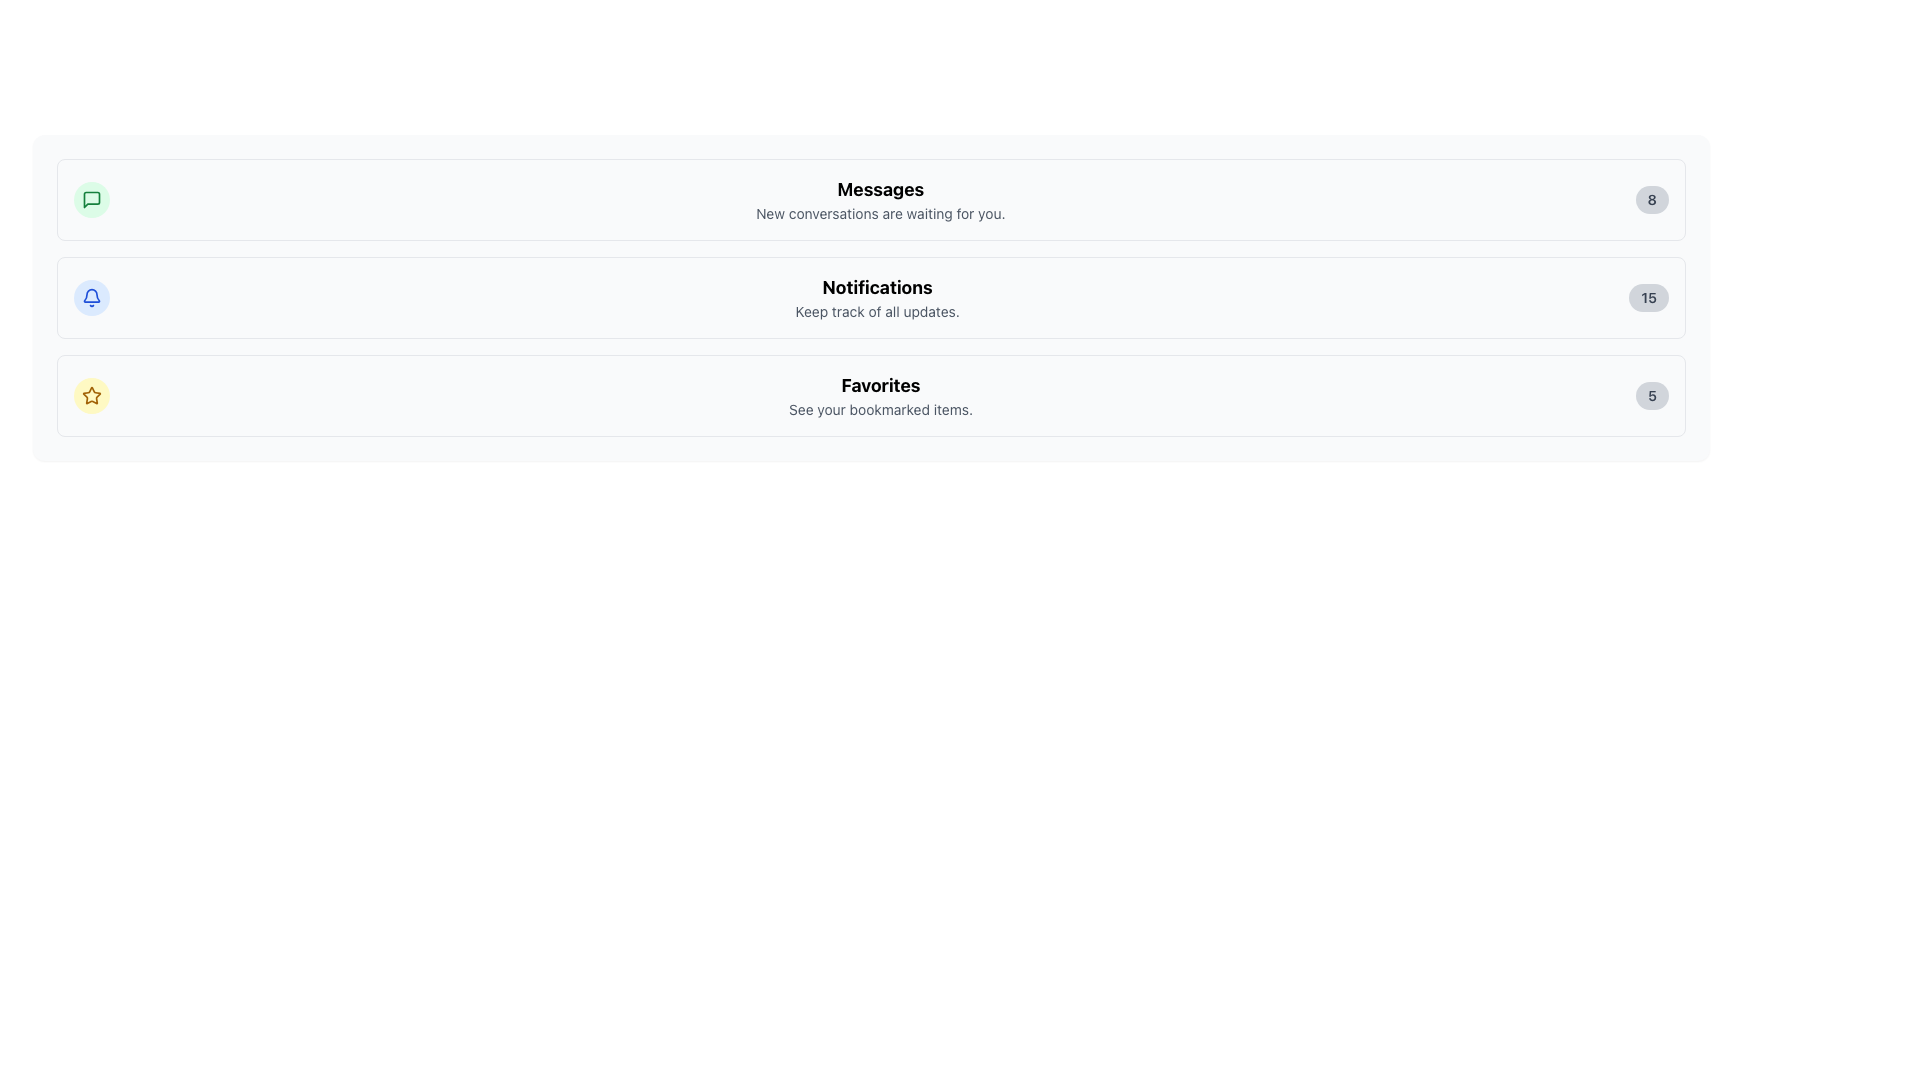 Image resolution: width=1920 pixels, height=1080 pixels. Describe the element at coordinates (90, 396) in the screenshot. I see `the star-shaped icon with a yellow border located in the third list item of the vertical menu` at that location.